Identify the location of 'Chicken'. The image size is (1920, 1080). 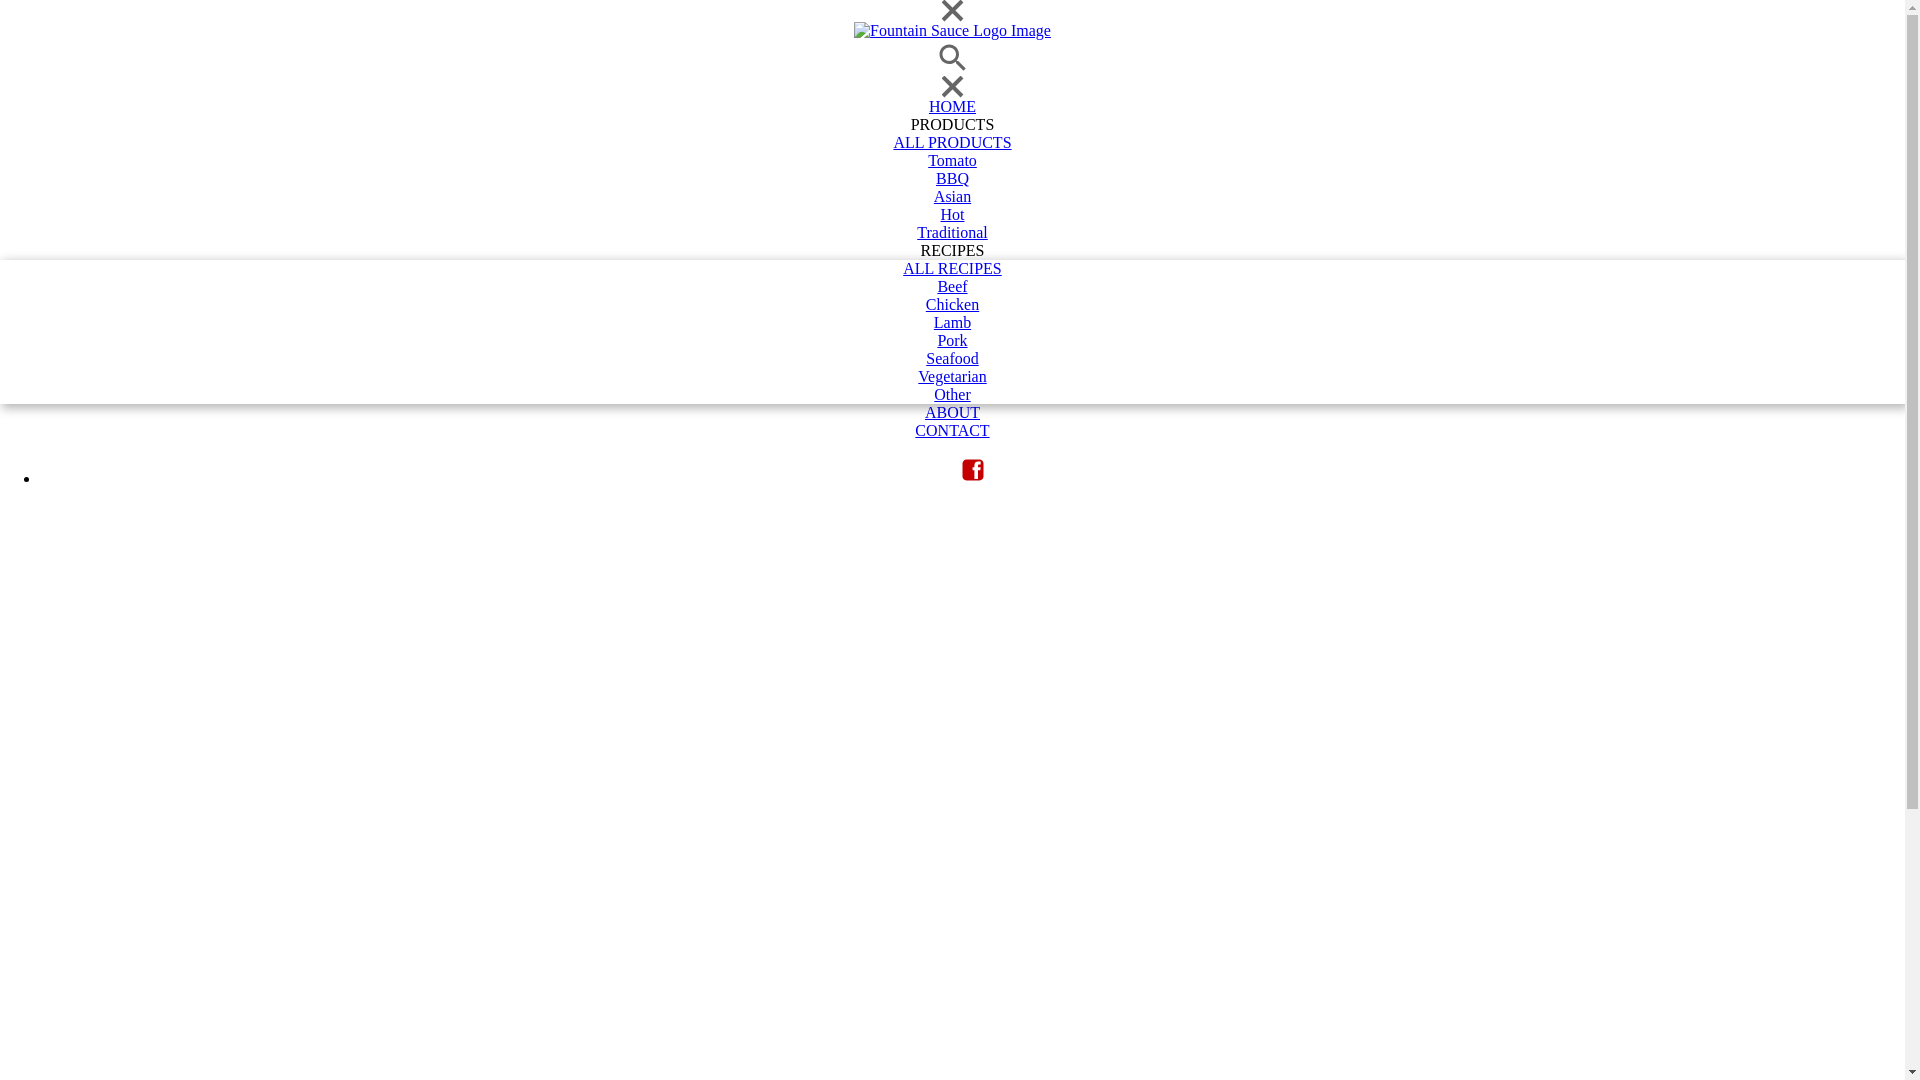
(951, 304).